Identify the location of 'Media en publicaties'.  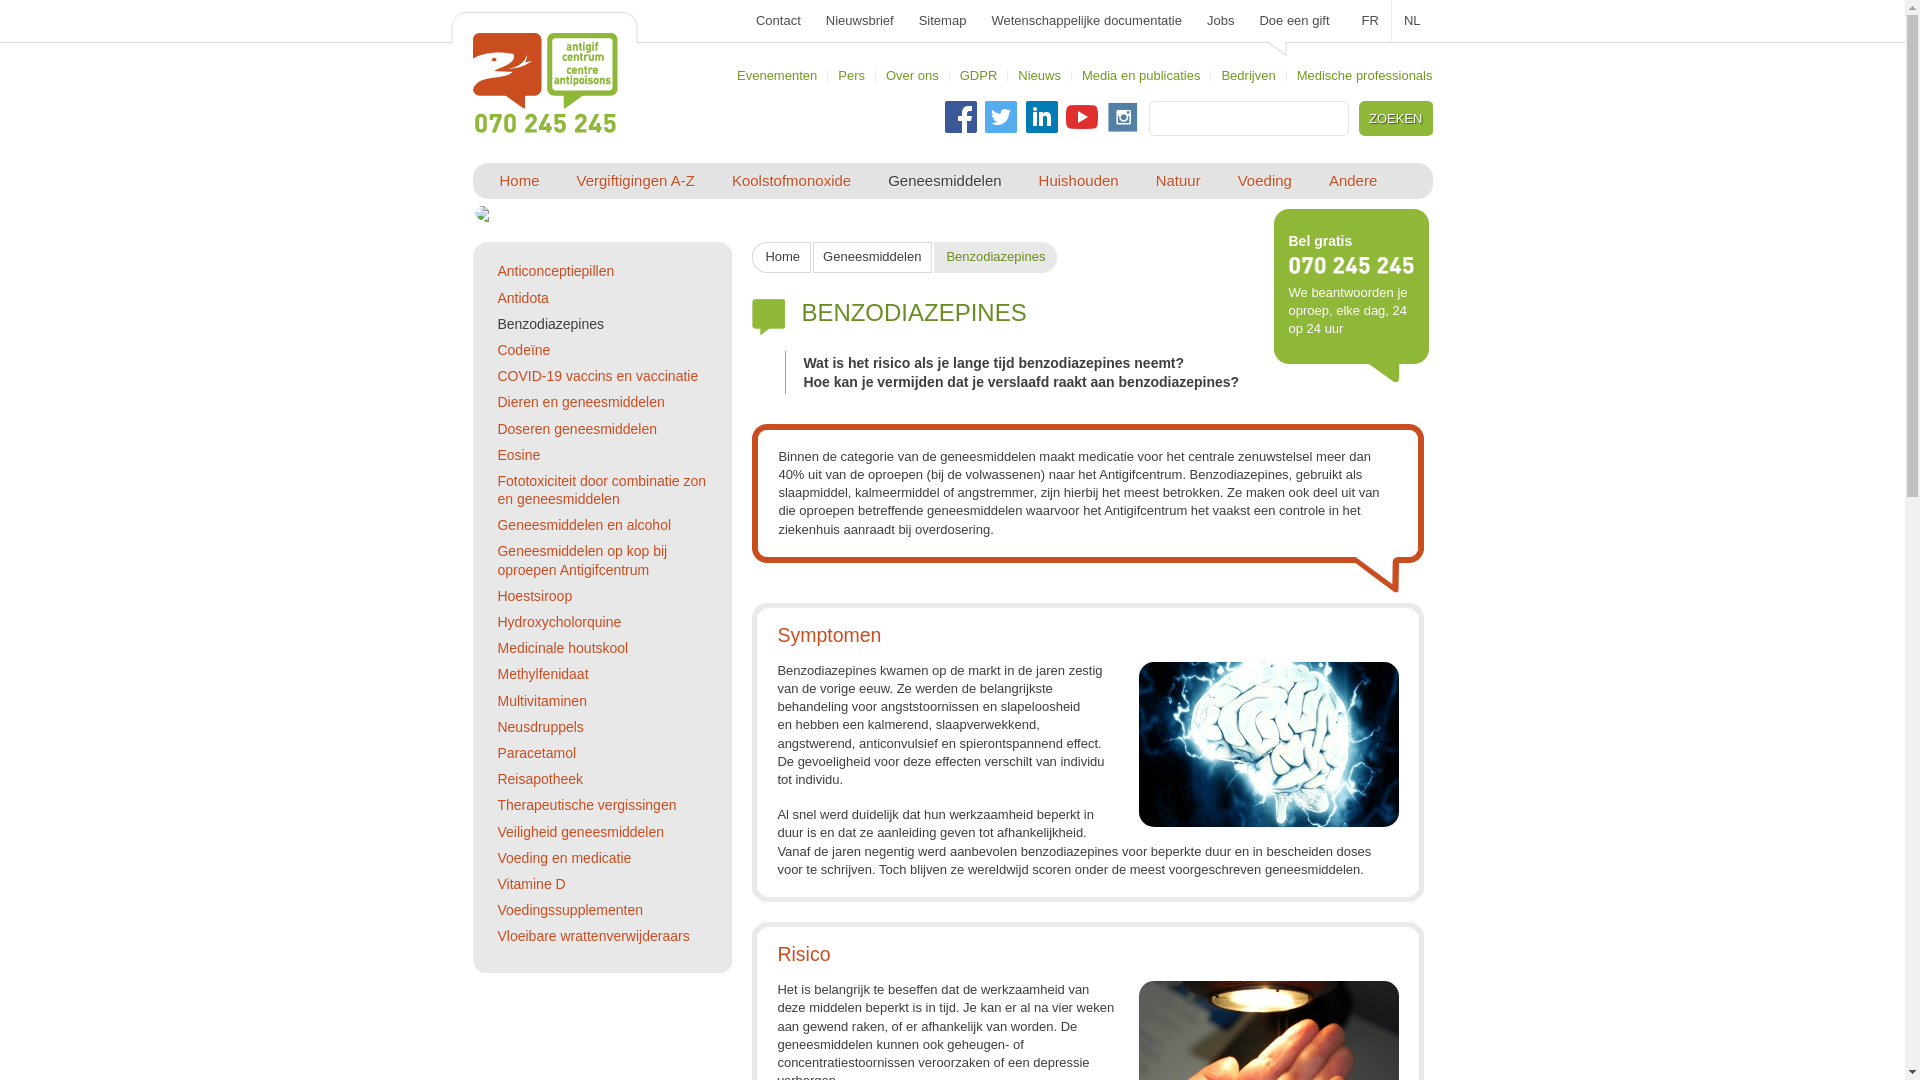
(1141, 74).